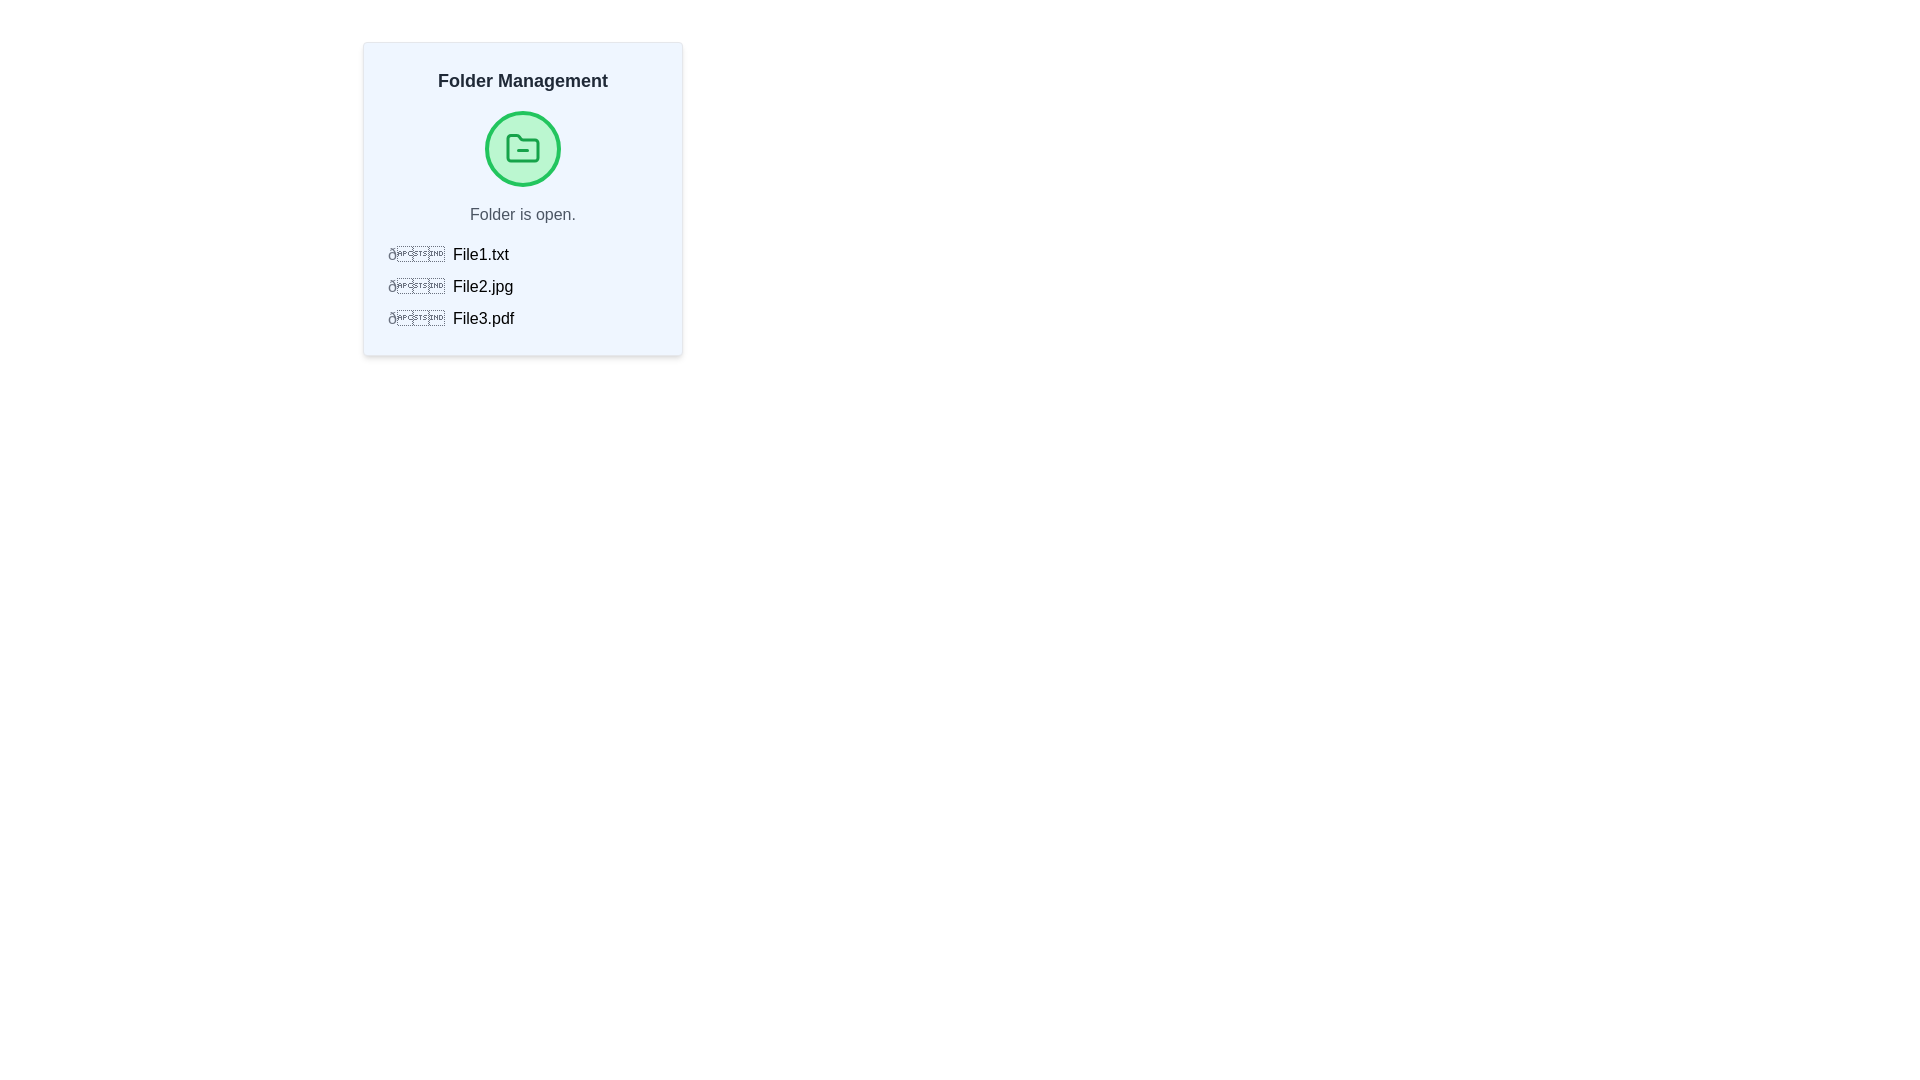 The height and width of the screenshot is (1080, 1920). I want to click on the list item representing 'File3.pdf', so click(523, 318).